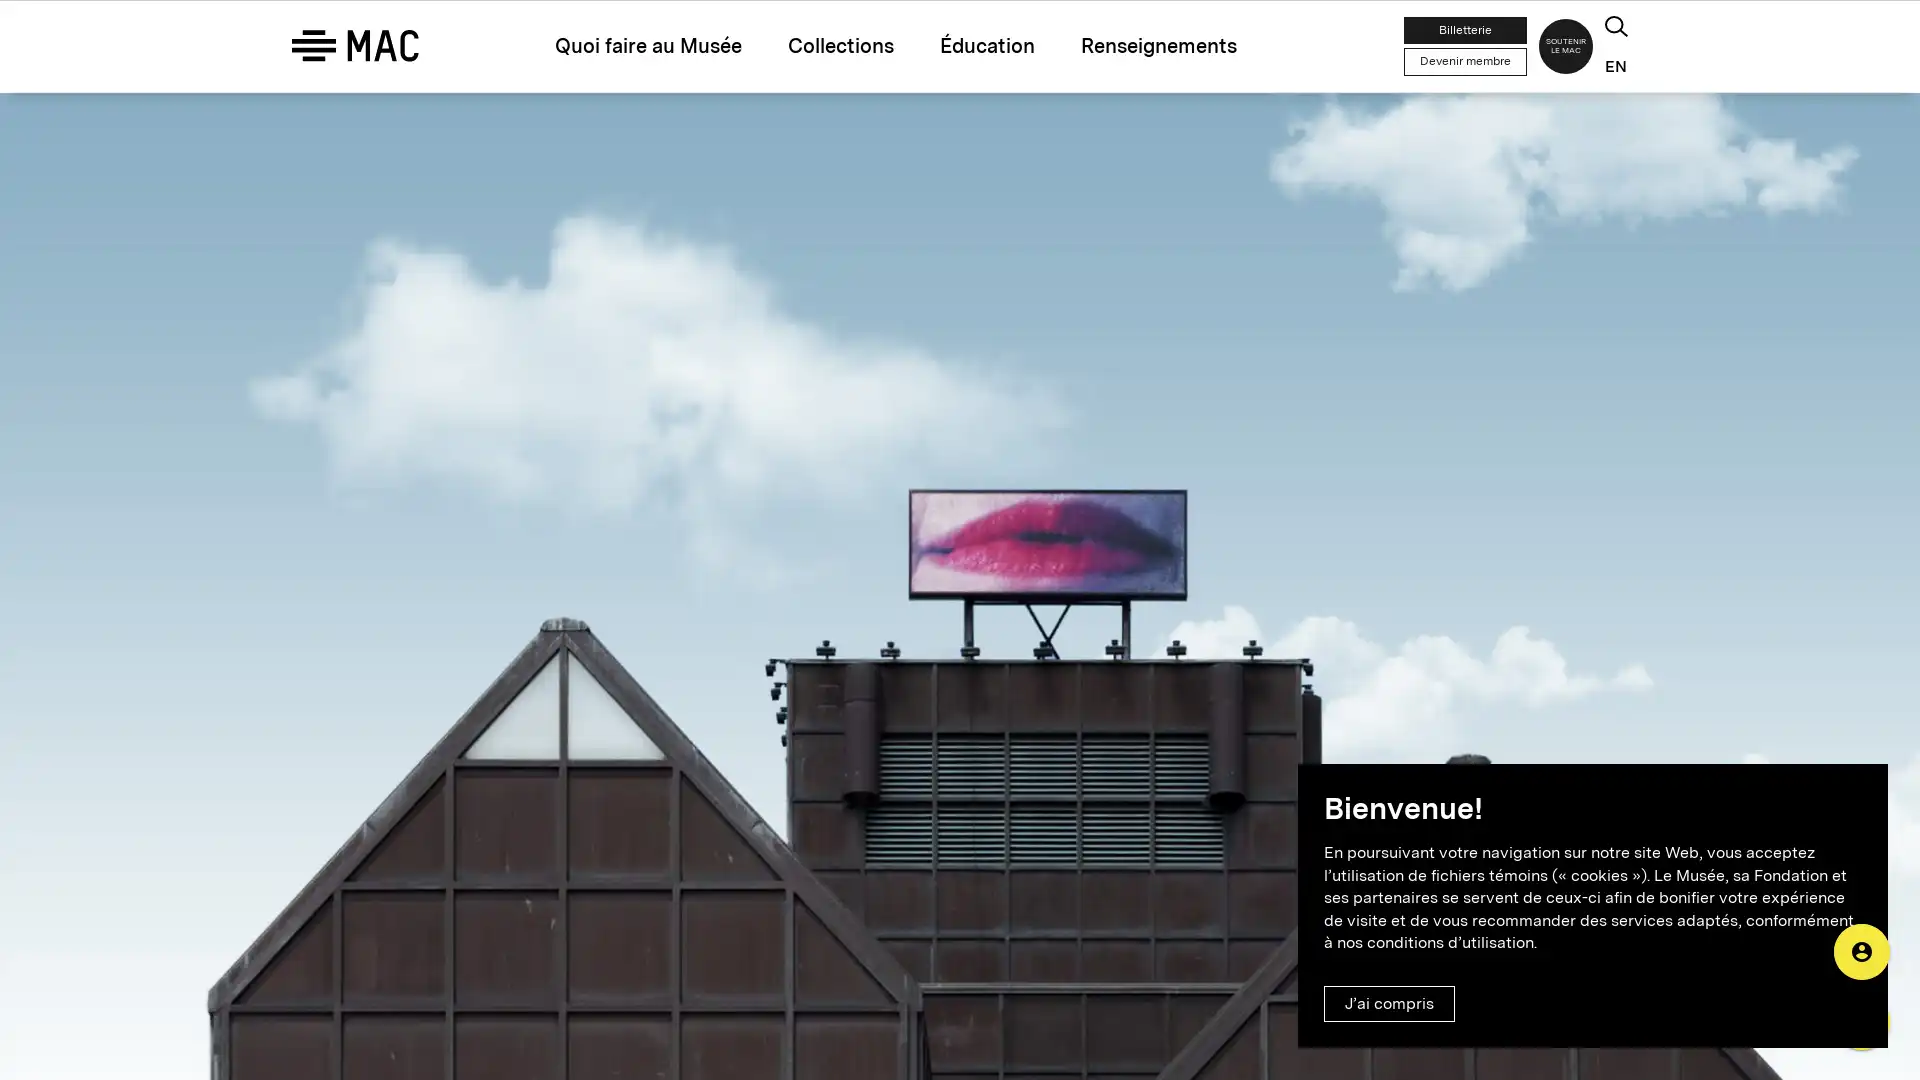 The width and height of the screenshot is (1920, 1080). Describe the element at coordinates (1388, 1003) in the screenshot. I see `Jai compris` at that location.